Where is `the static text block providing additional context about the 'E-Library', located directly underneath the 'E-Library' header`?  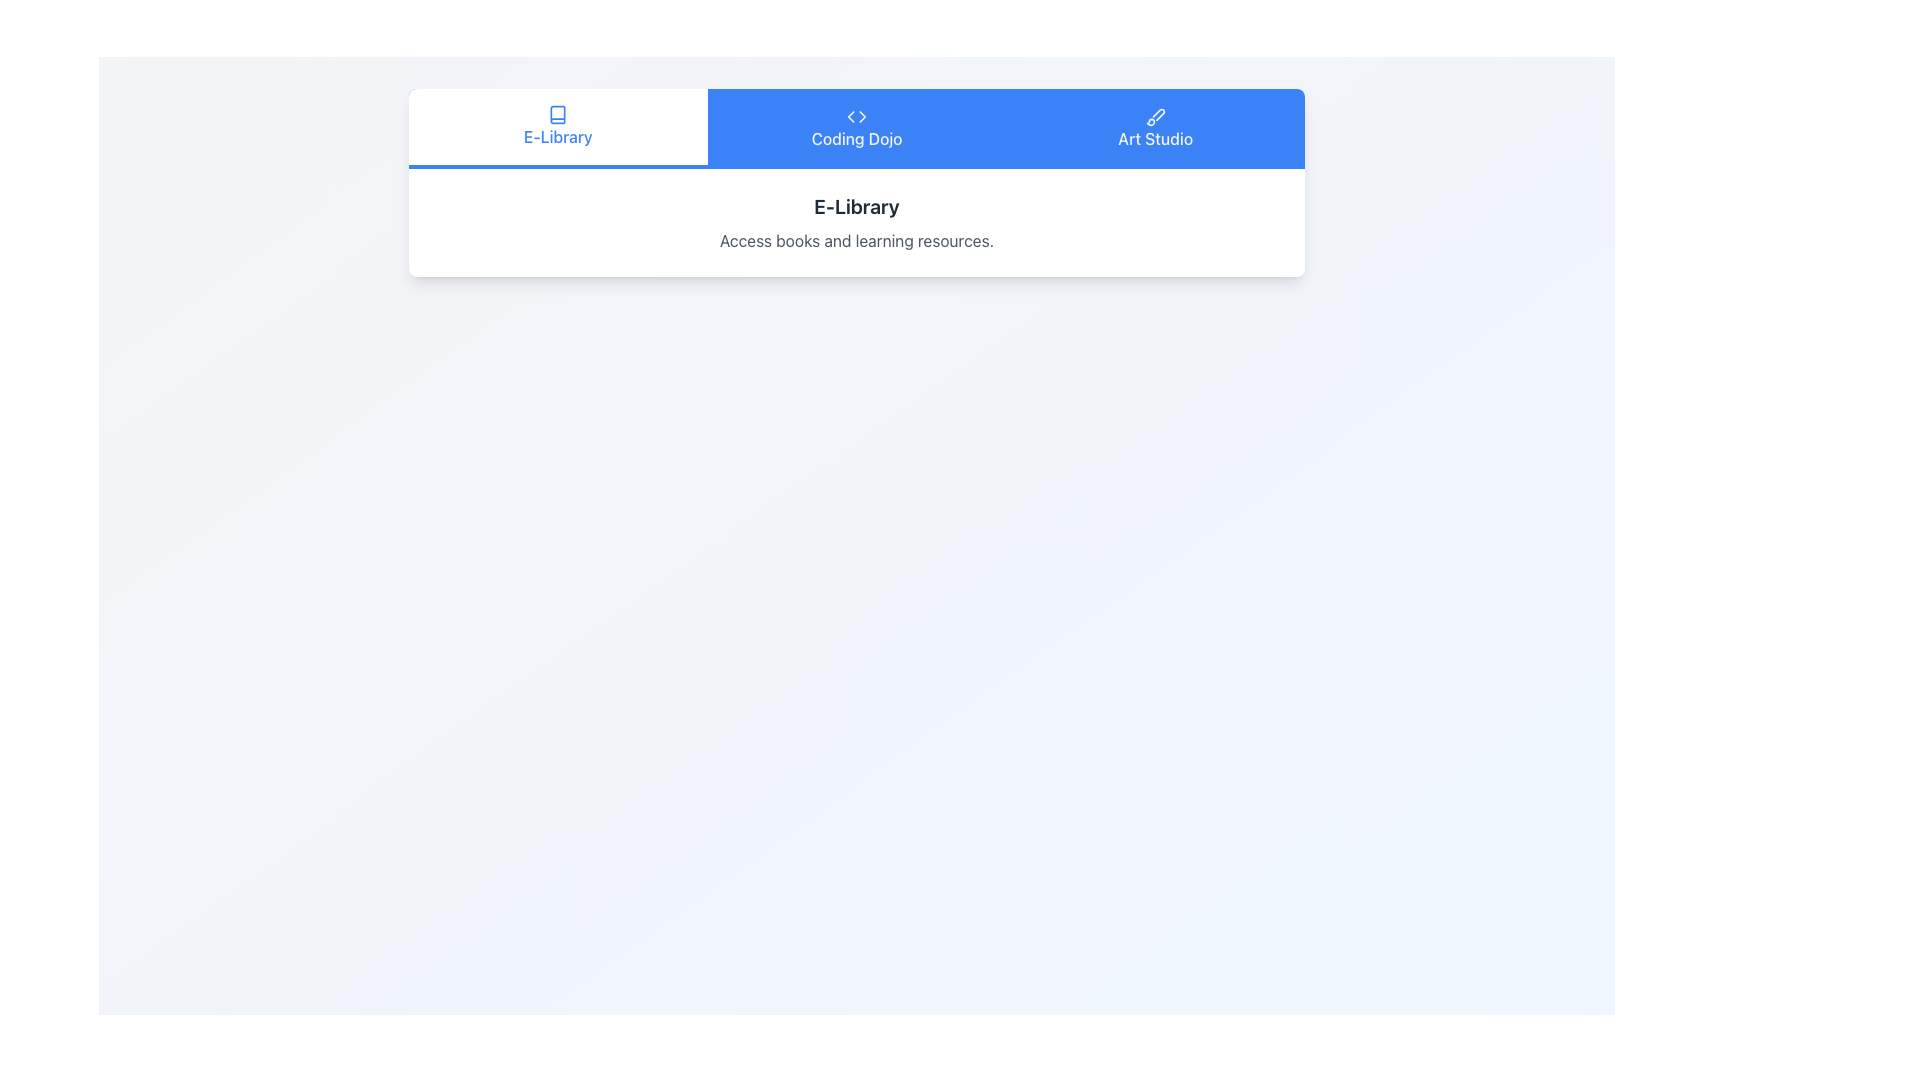
the static text block providing additional context about the 'E-Library', located directly underneath the 'E-Library' header is located at coordinates (857, 239).